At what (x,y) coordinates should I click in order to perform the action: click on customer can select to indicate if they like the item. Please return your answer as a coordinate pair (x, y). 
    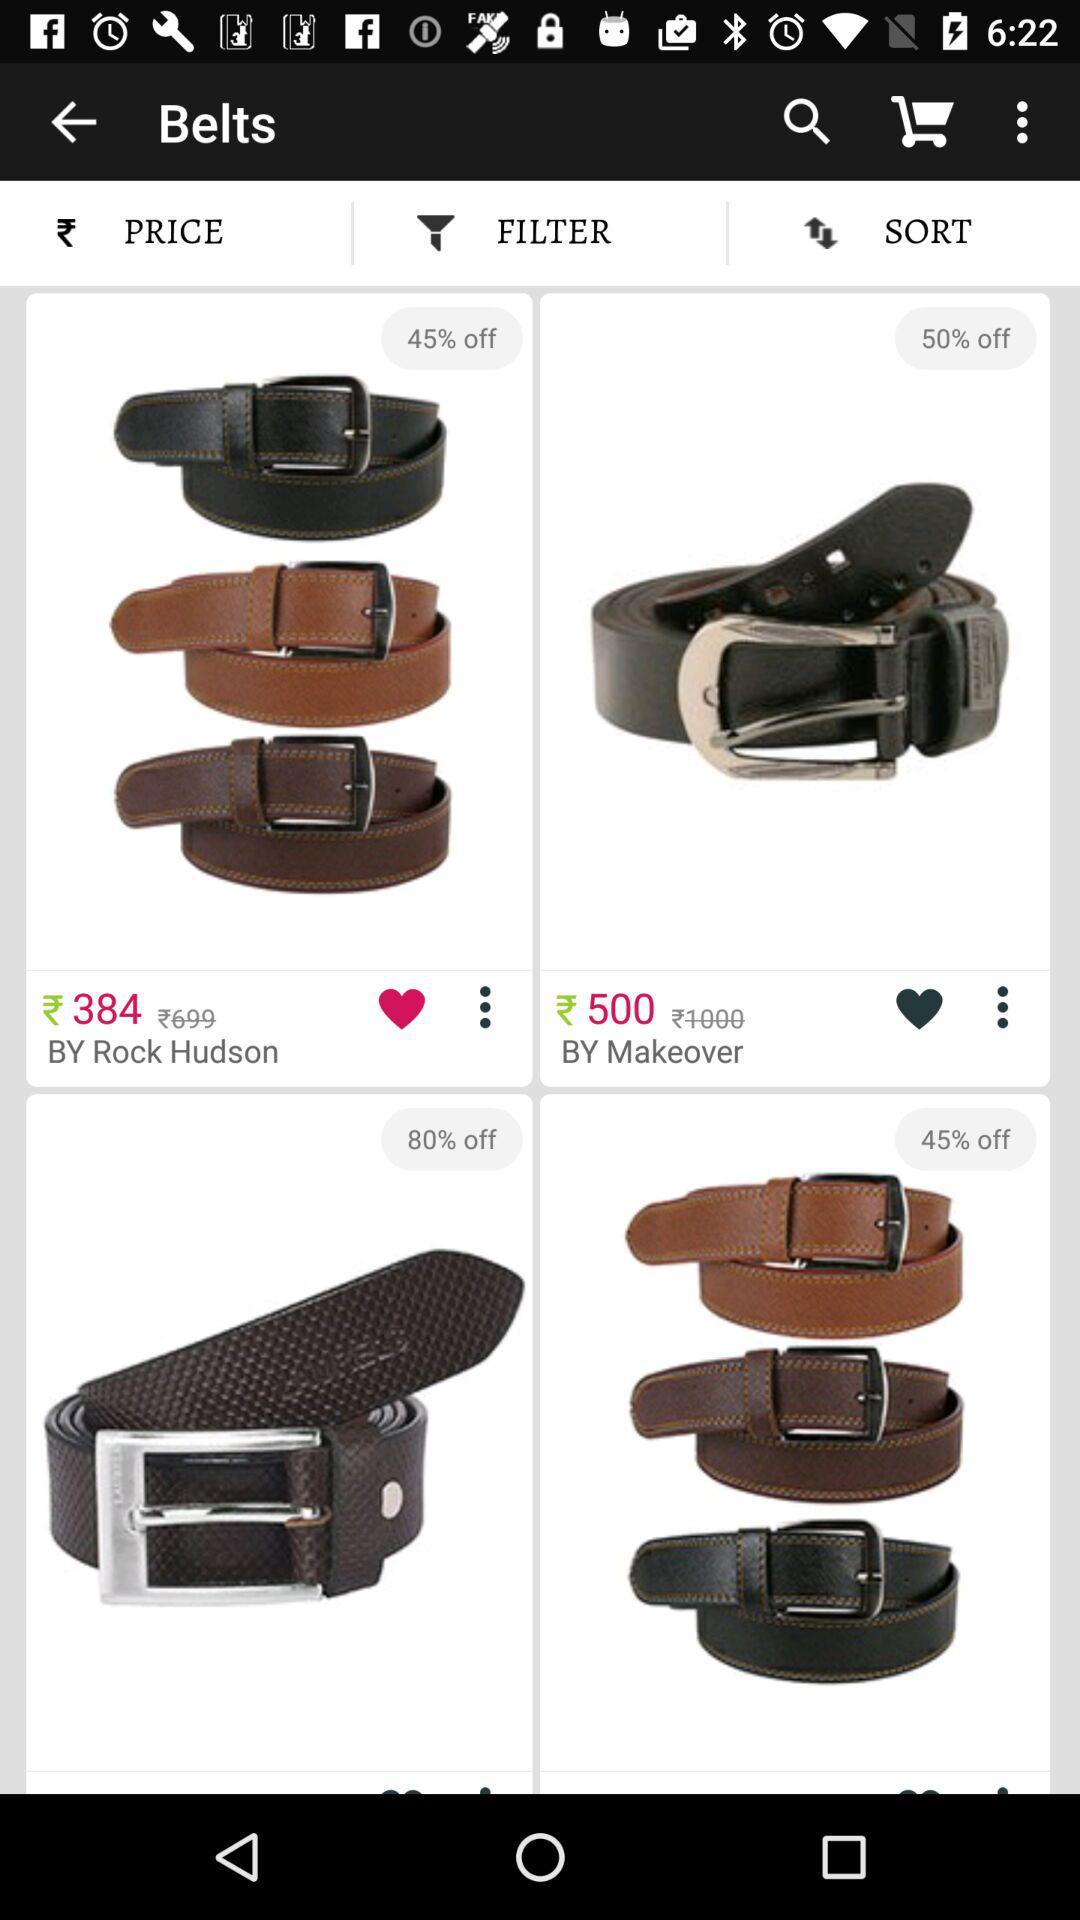
    Looking at the image, I should click on (918, 1007).